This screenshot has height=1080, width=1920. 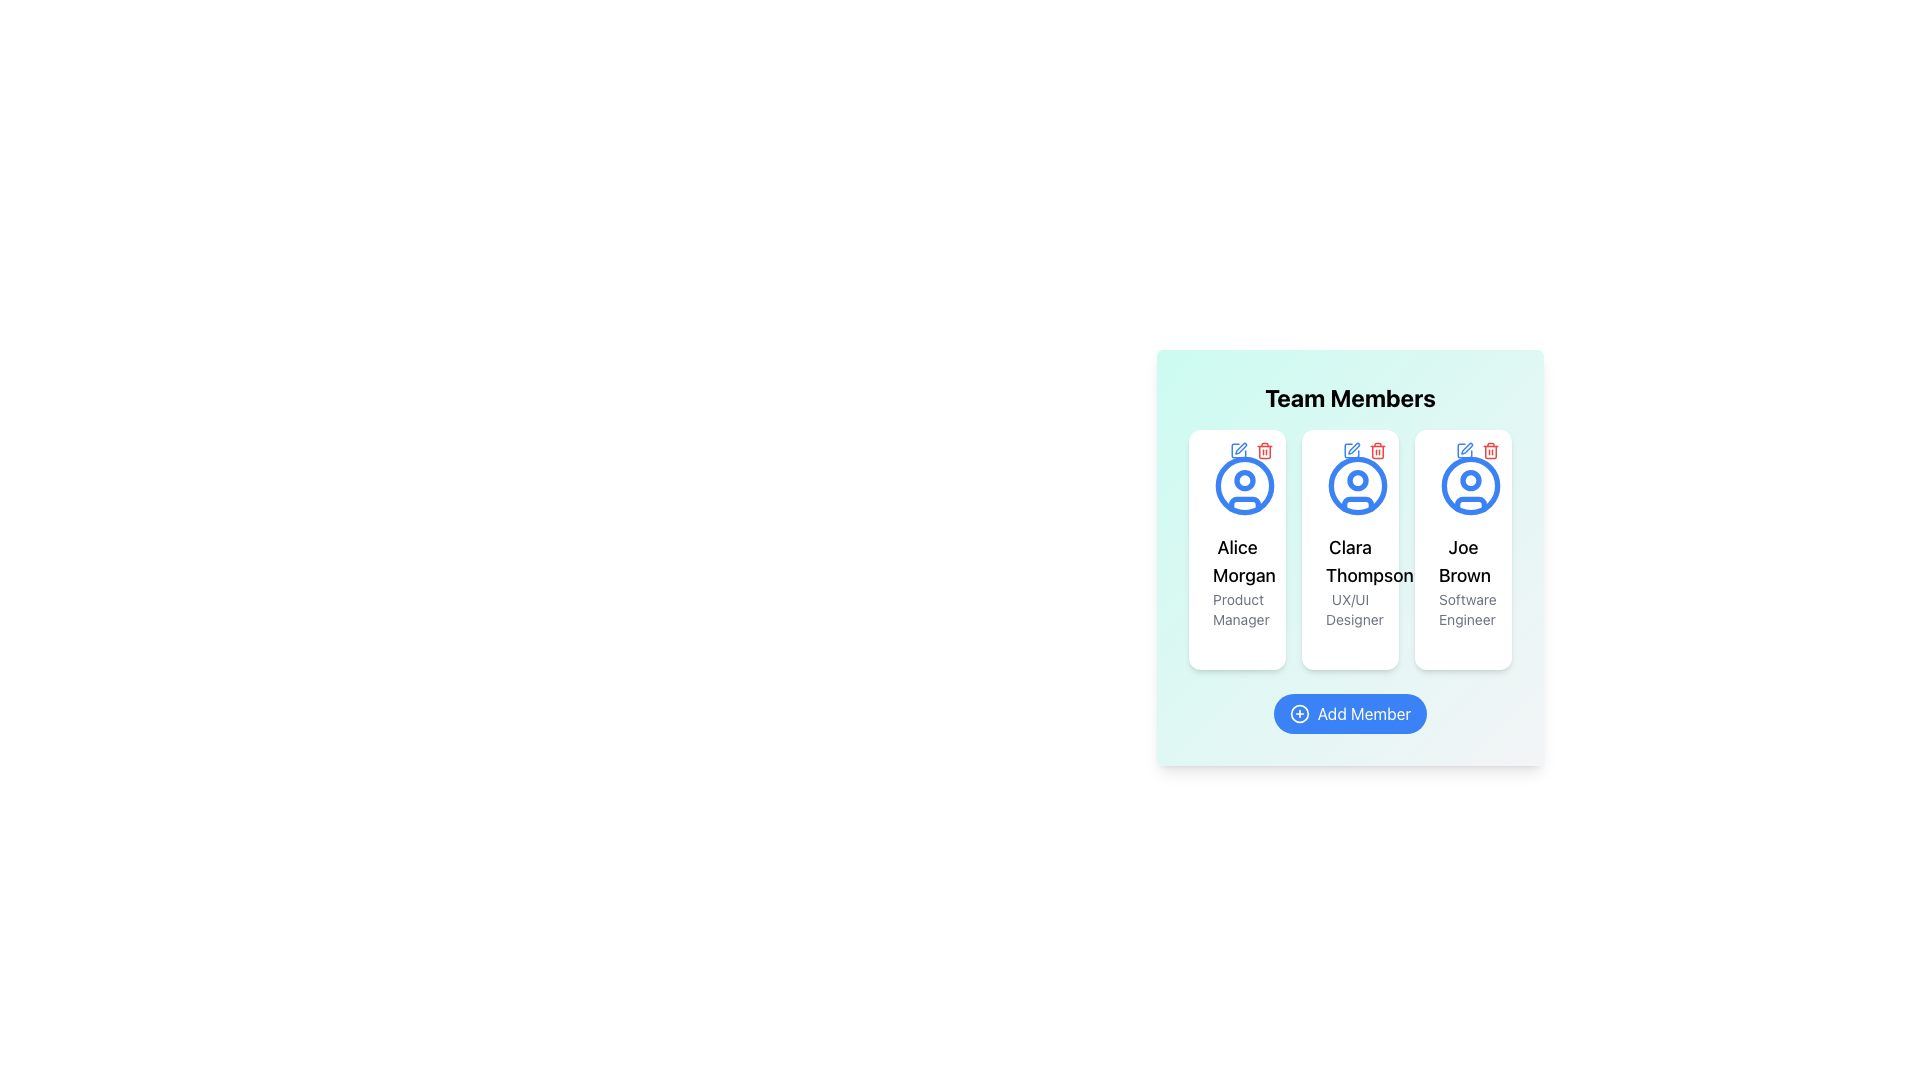 I want to click on the Text label displaying the name of a team member, which is located in the middle card of a list of team member cards, positioned beneath the profile icon and above the 'UX/UI Designer' subtitle, so click(x=1350, y=562).